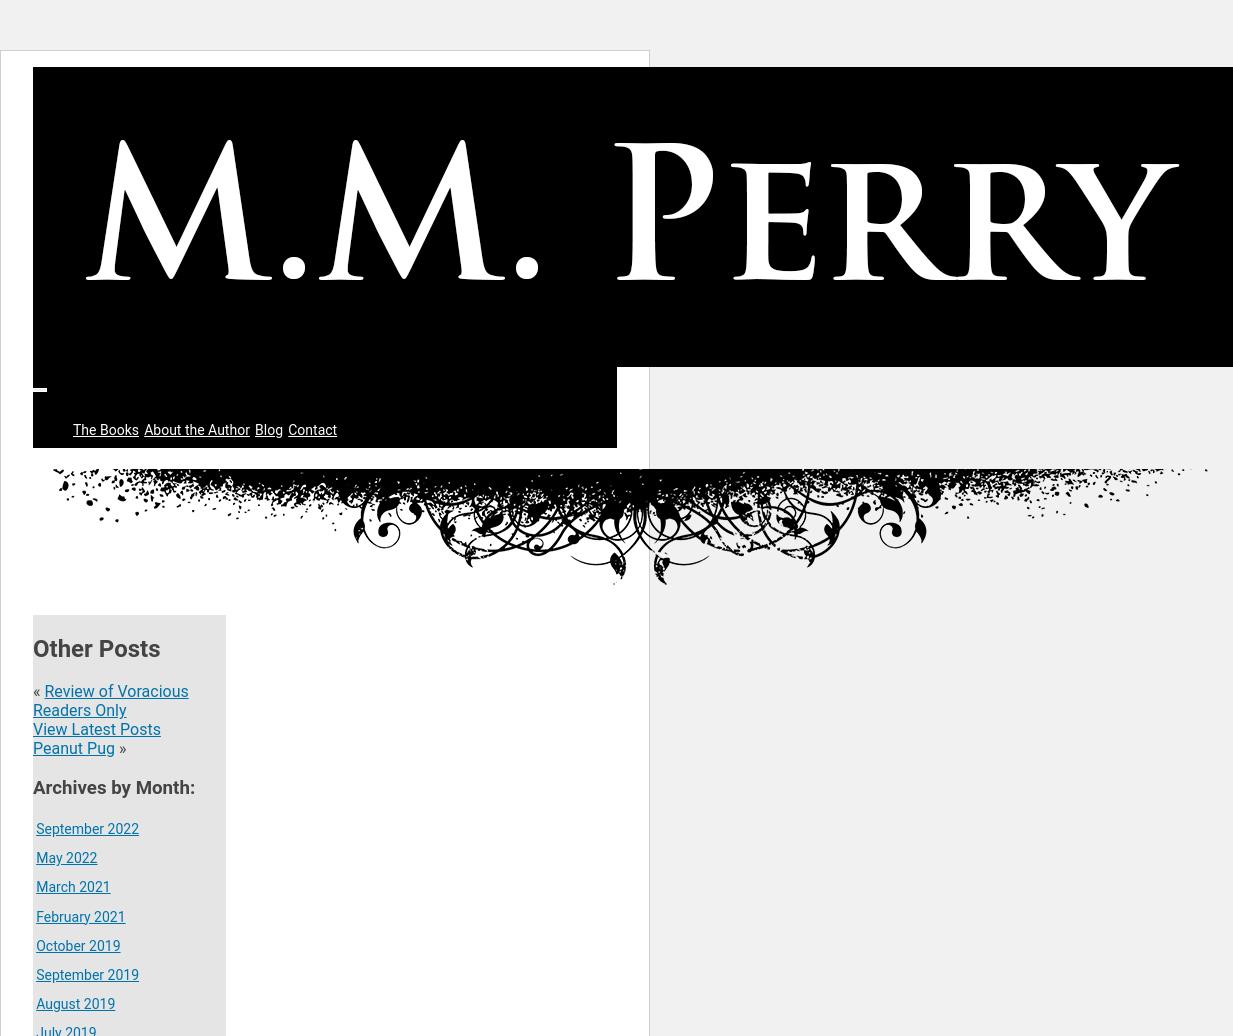 This screenshot has width=1233, height=1036. What do you see at coordinates (72, 748) in the screenshot?
I see `'Peanut Pug'` at bounding box center [72, 748].